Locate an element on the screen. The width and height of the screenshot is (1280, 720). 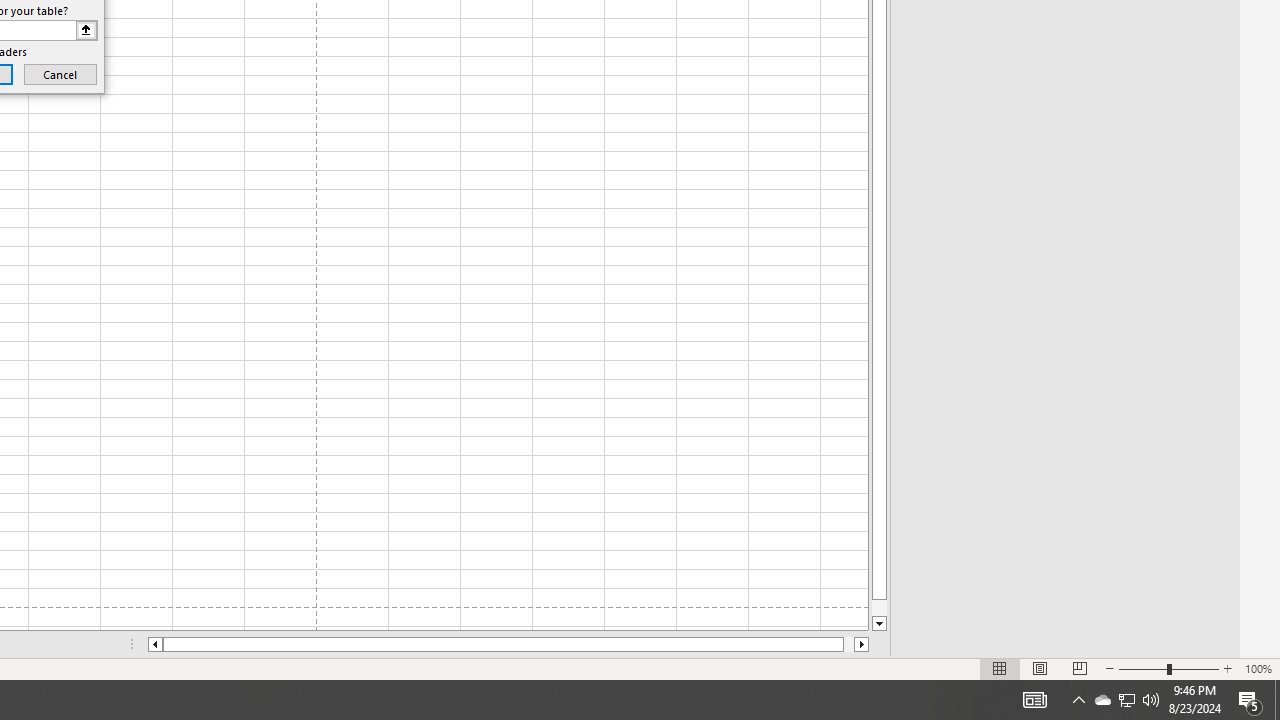
'Column right' is located at coordinates (862, 644).